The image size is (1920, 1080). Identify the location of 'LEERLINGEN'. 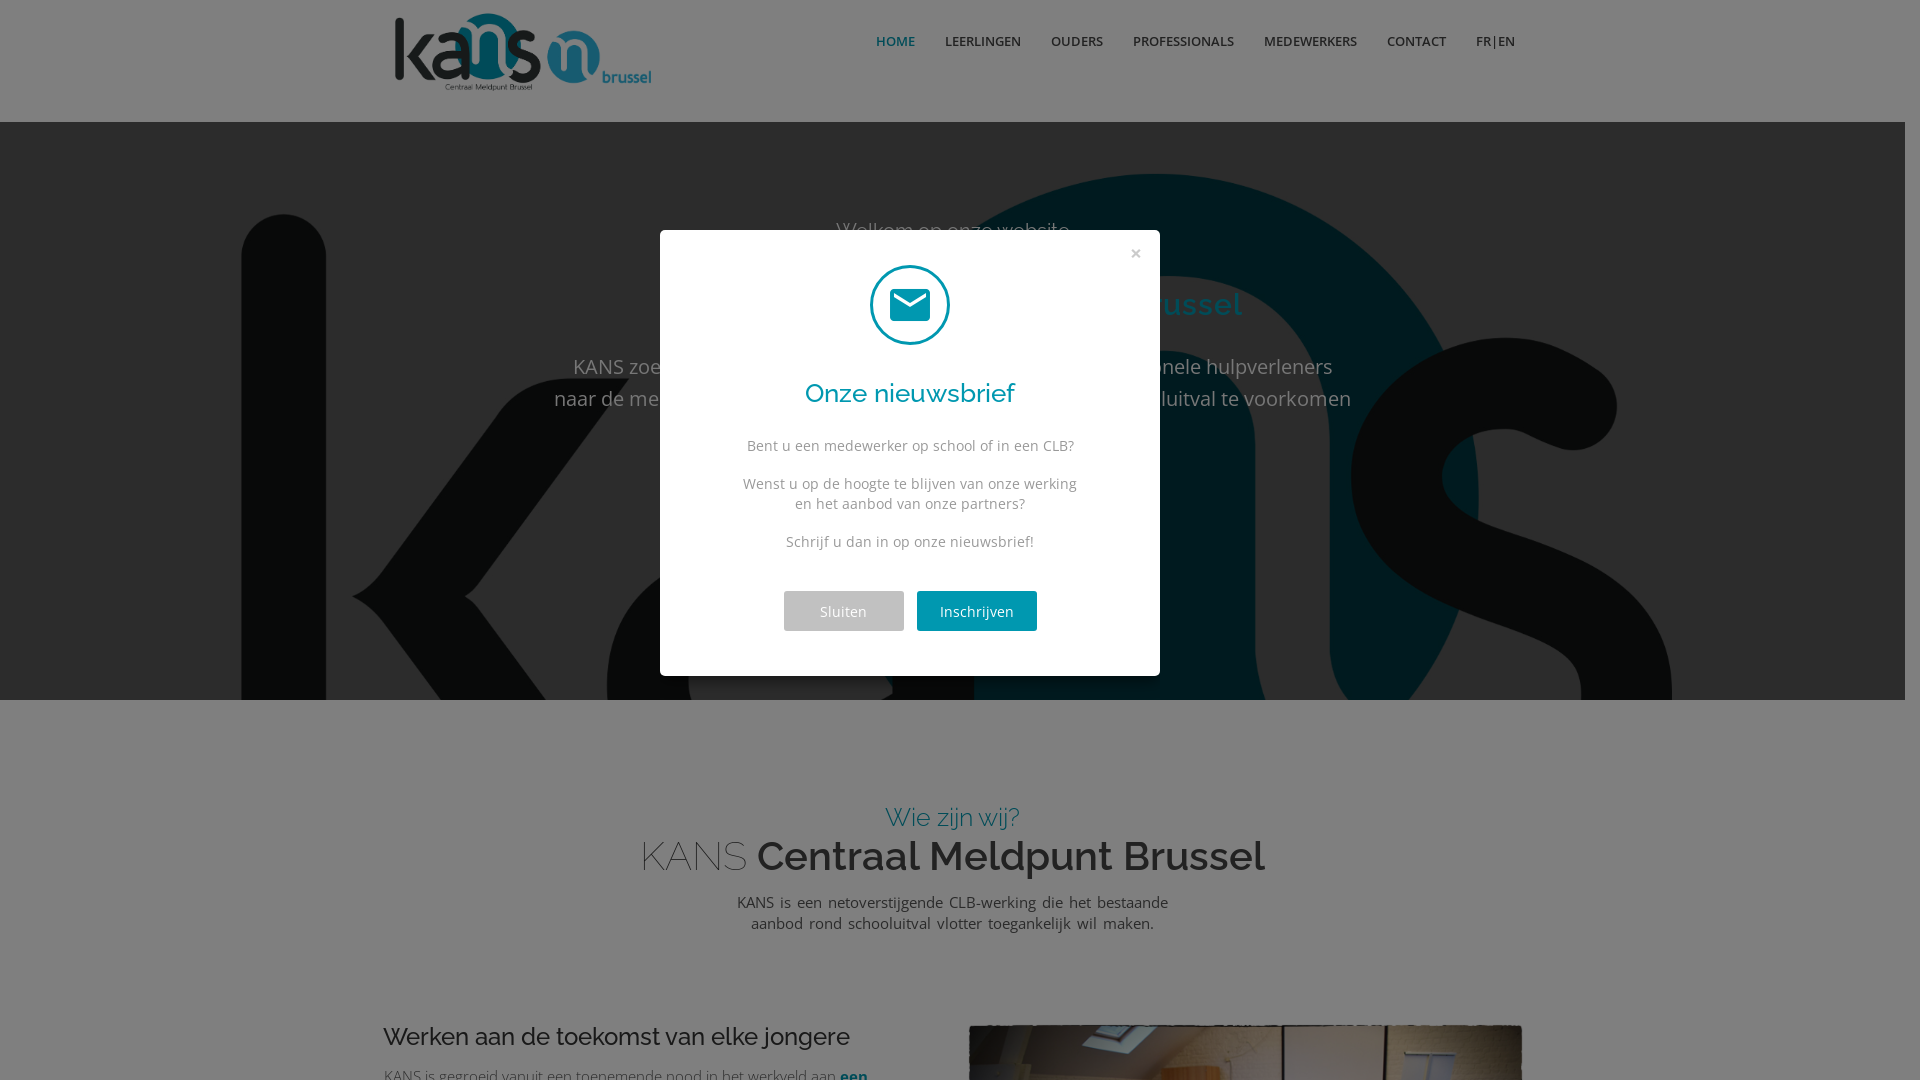
(983, 41).